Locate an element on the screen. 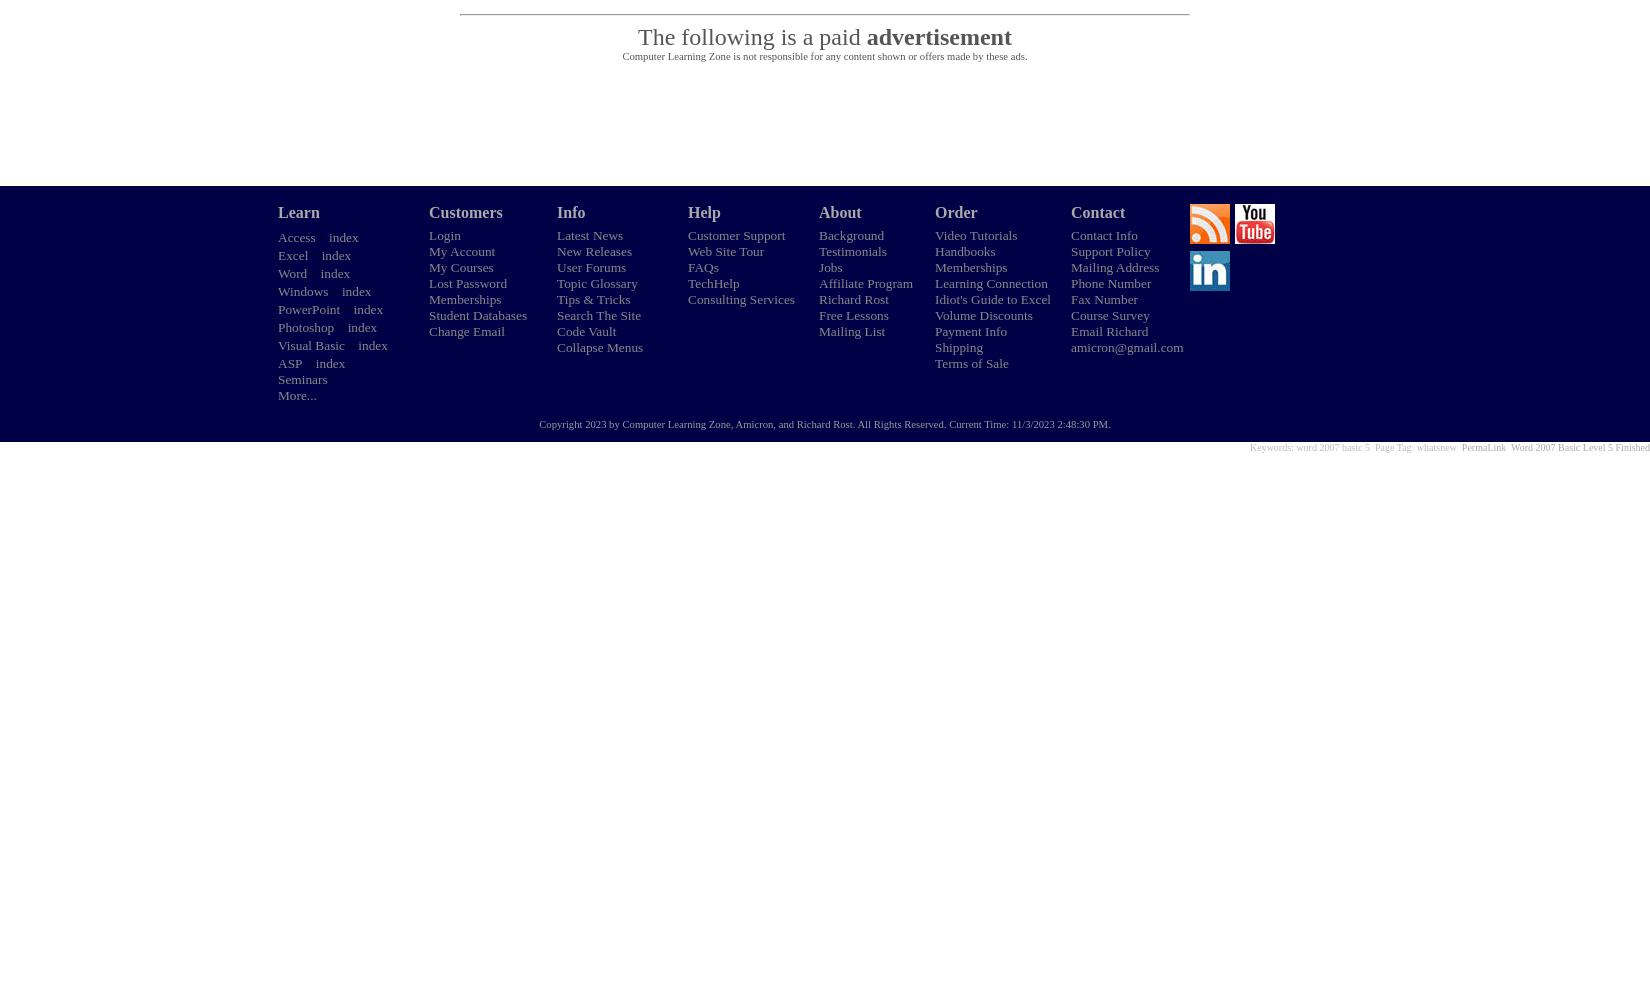 The image size is (1650, 1000). 'Email Richard' is located at coordinates (1109, 330).